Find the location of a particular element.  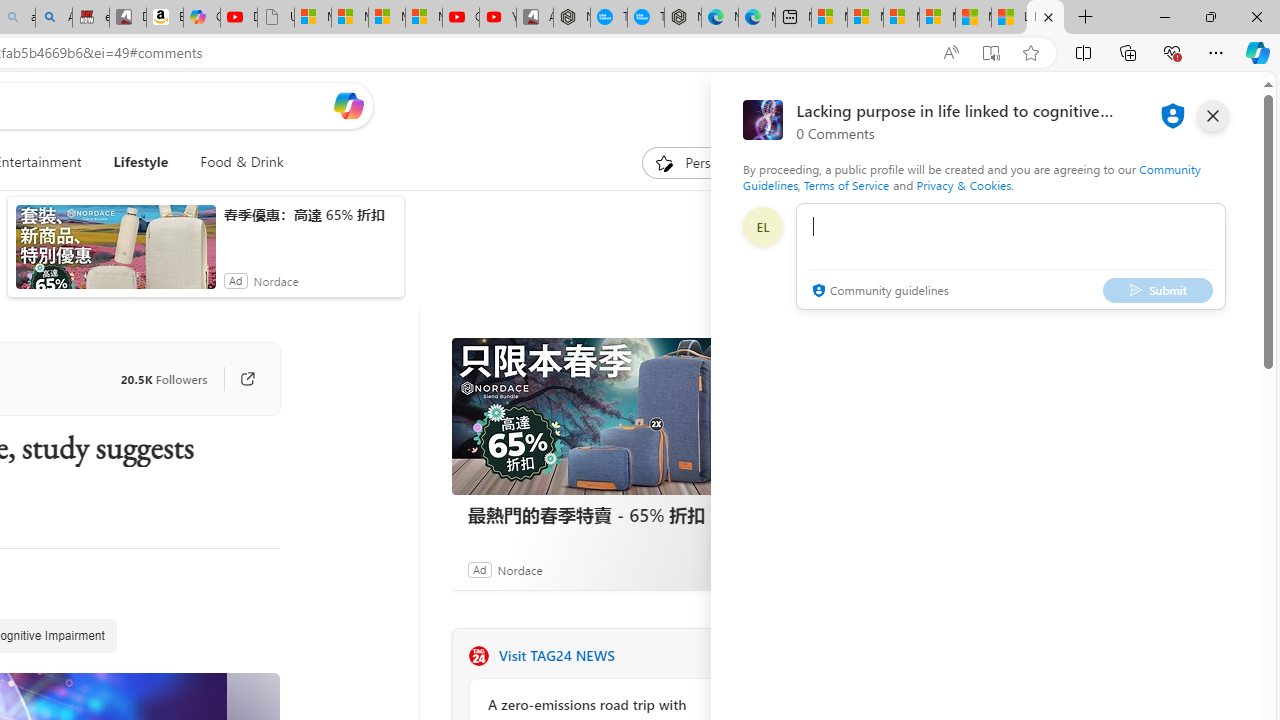

'Submit' is located at coordinates (1158, 290).